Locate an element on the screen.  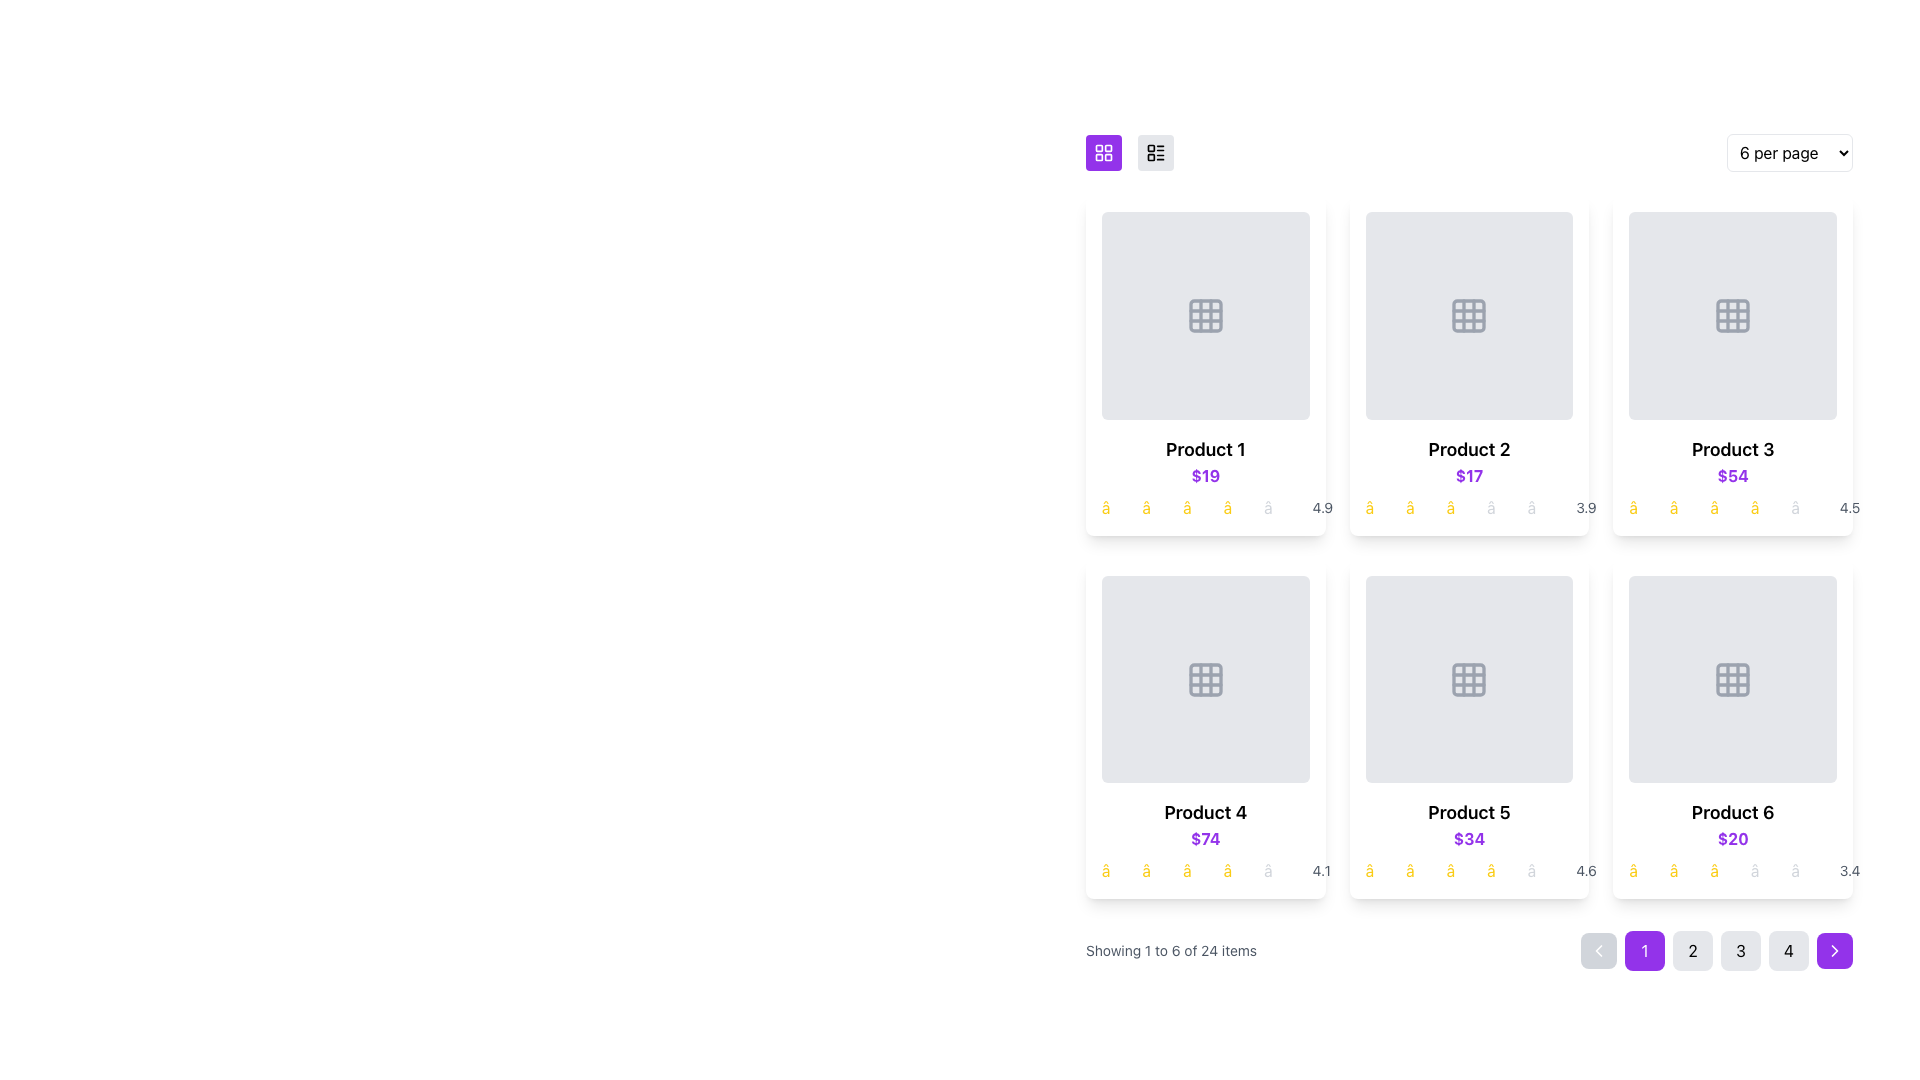
the price label for 'Product 6', which is located beneath the title and above the rating visuals in the product card is located at coordinates (1732, 839).